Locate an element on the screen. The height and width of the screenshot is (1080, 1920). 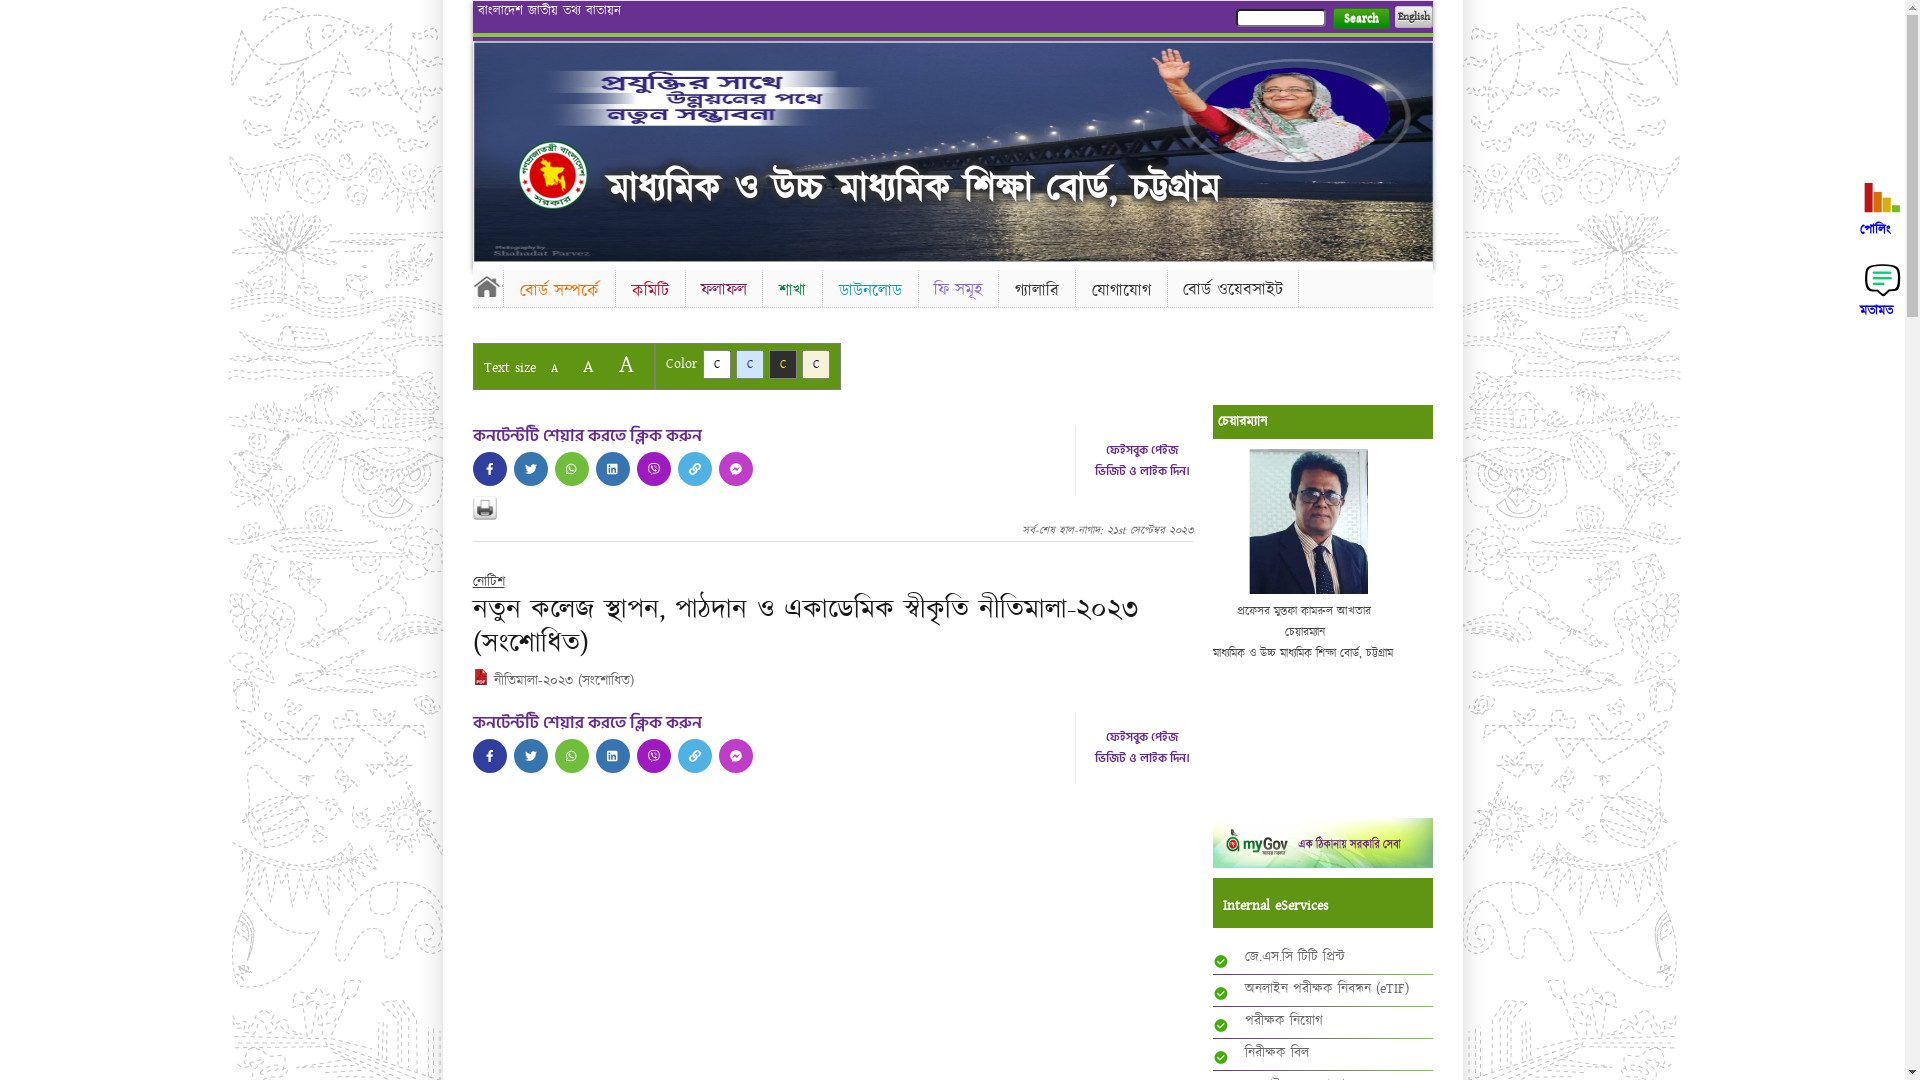
'C' is located at coordinates (701, 364).